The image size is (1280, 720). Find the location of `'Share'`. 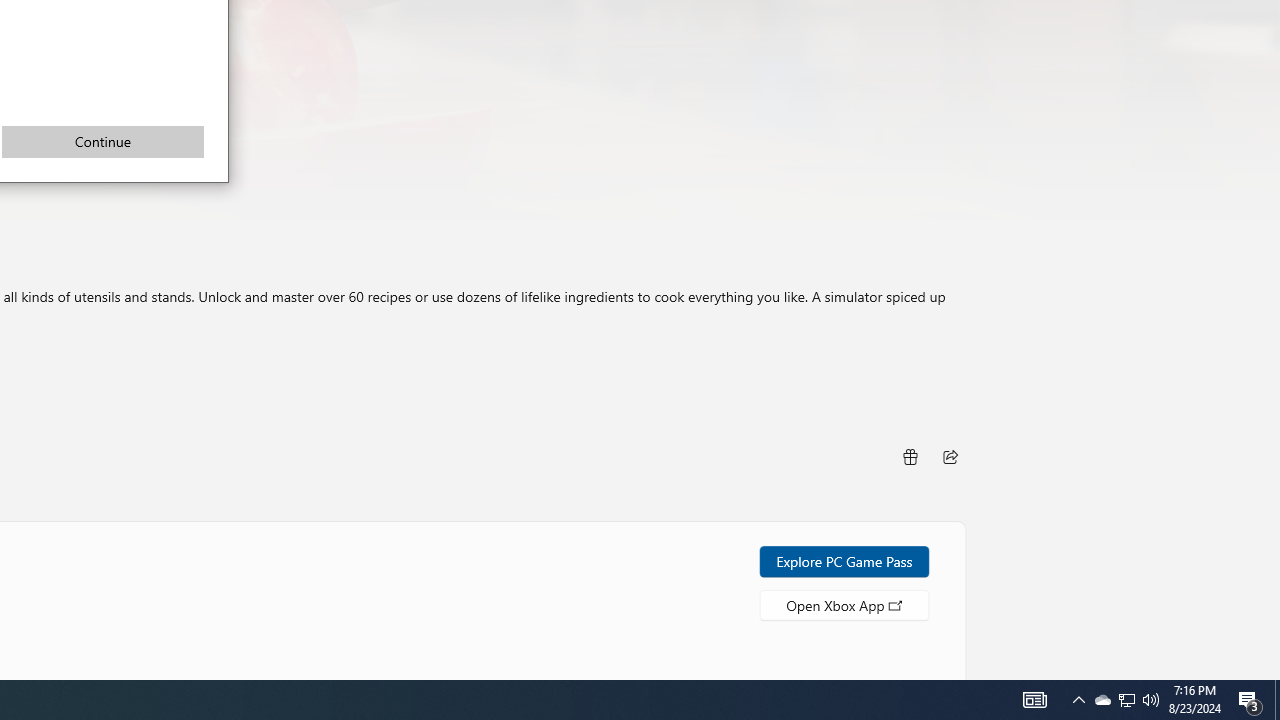

'Share' is located at coordinates (908, 456).